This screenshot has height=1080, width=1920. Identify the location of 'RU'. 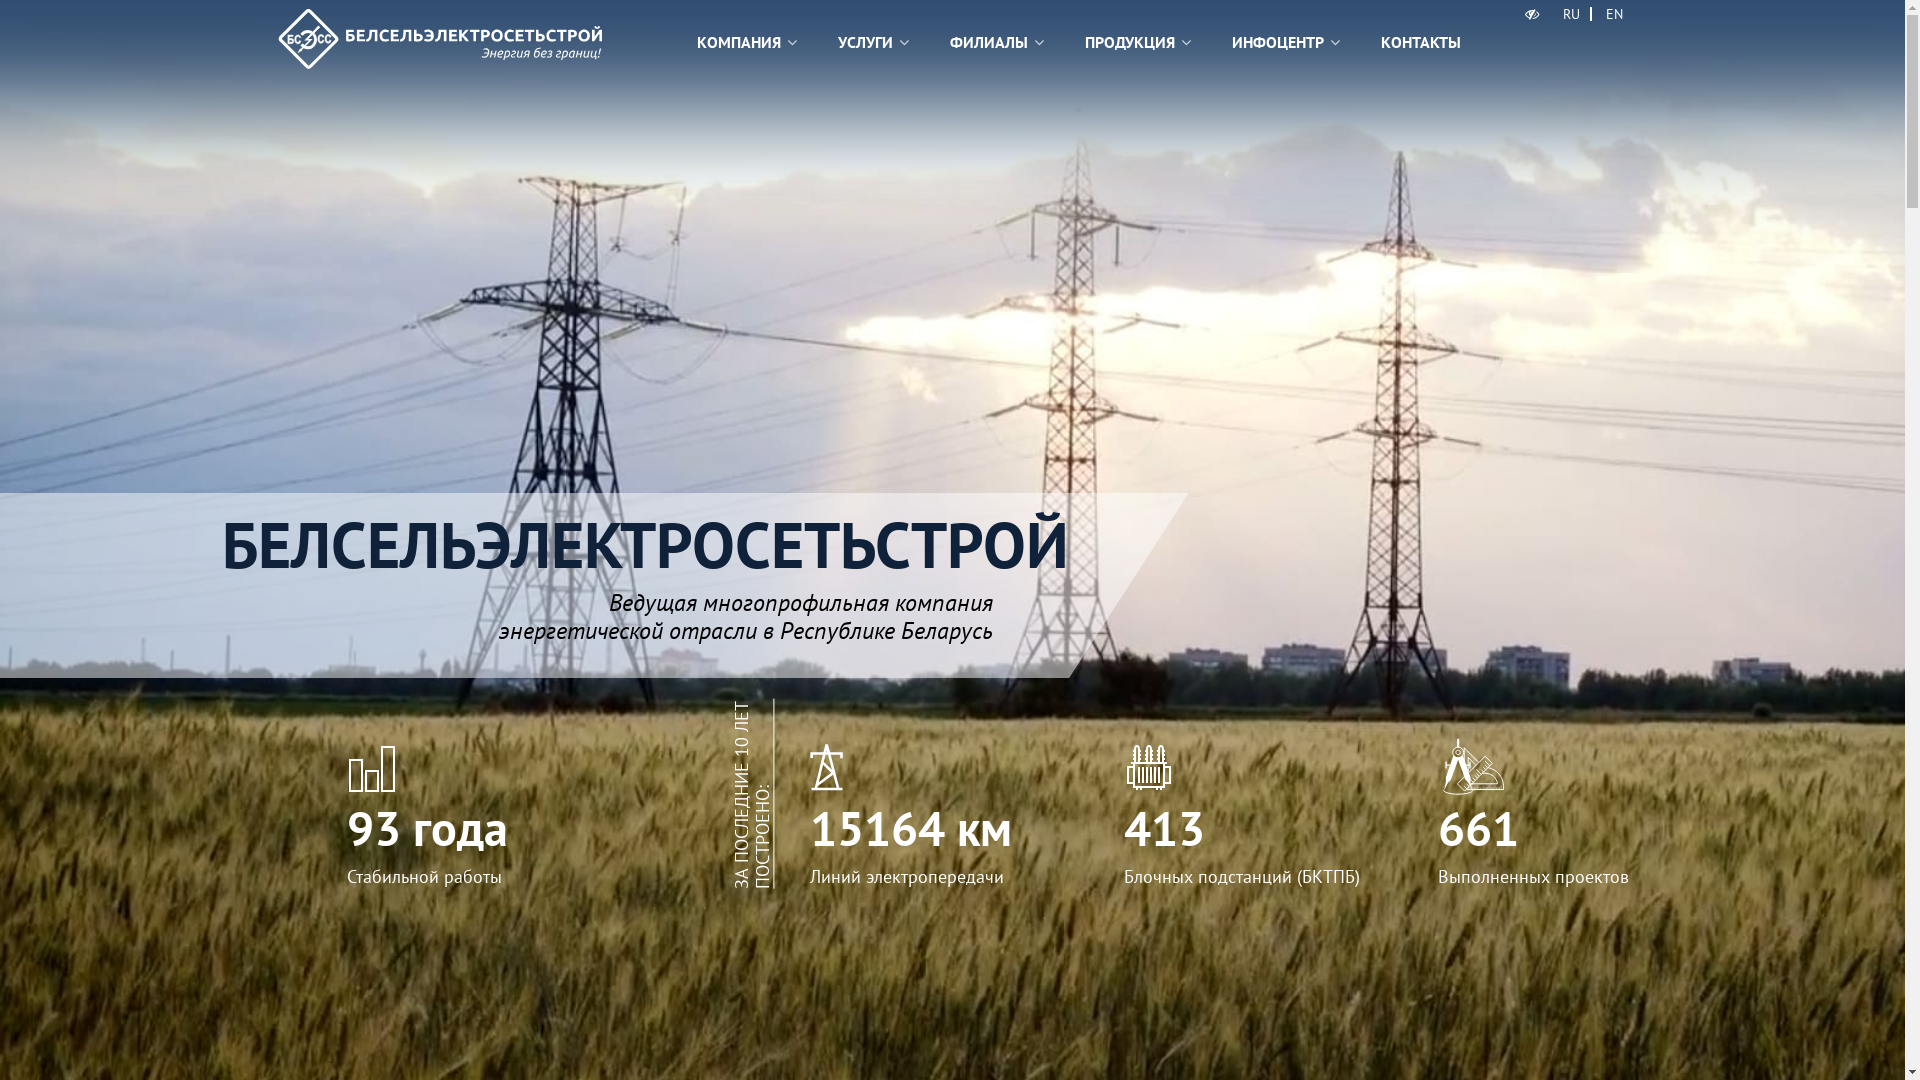
(1570, 14).